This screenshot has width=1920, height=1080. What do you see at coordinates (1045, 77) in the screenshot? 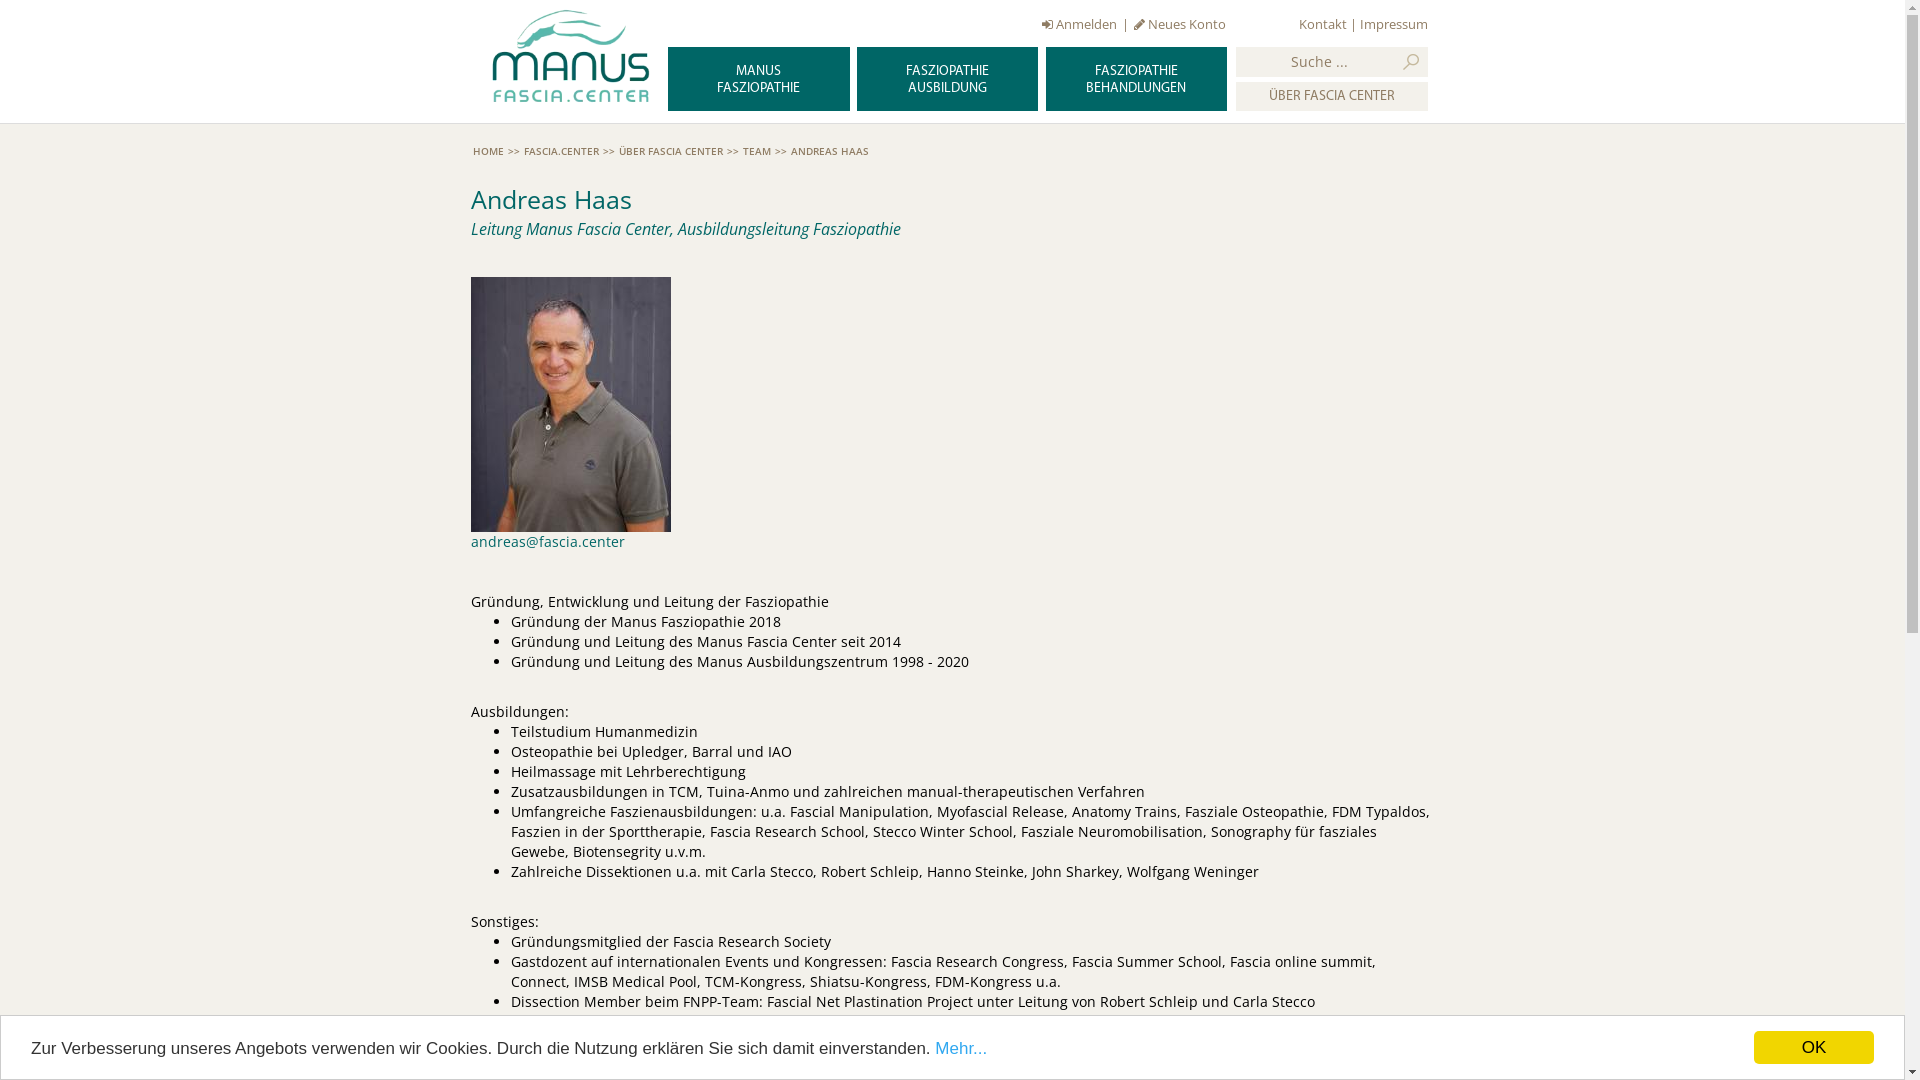
I see `'FASZIOPATHIE BEHANDLUNGEN'` at bounding box center [1045, 77].